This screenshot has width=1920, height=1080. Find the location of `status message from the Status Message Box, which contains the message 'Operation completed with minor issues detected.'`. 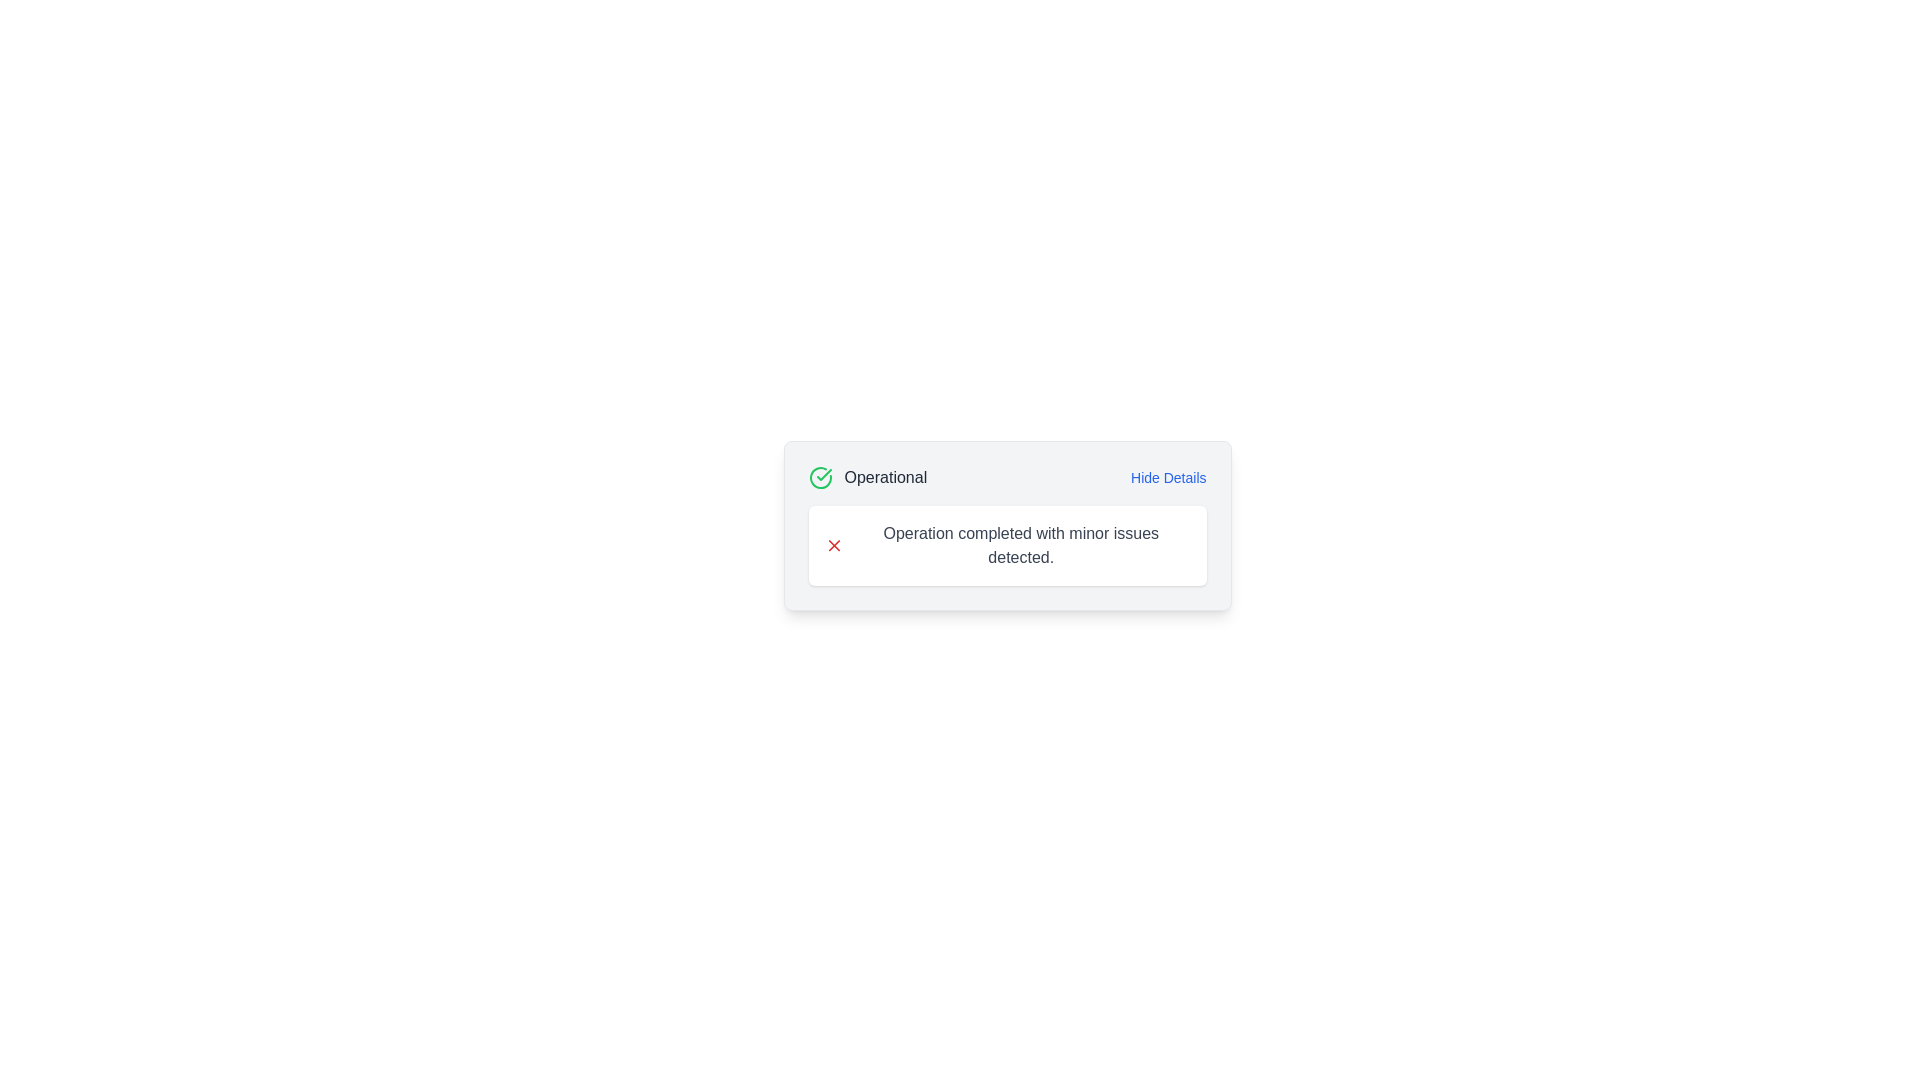

status message from the Status Message Box, which contains the message 'Operation completed with minor issues detected.' is located at coordinates (1007, 546).